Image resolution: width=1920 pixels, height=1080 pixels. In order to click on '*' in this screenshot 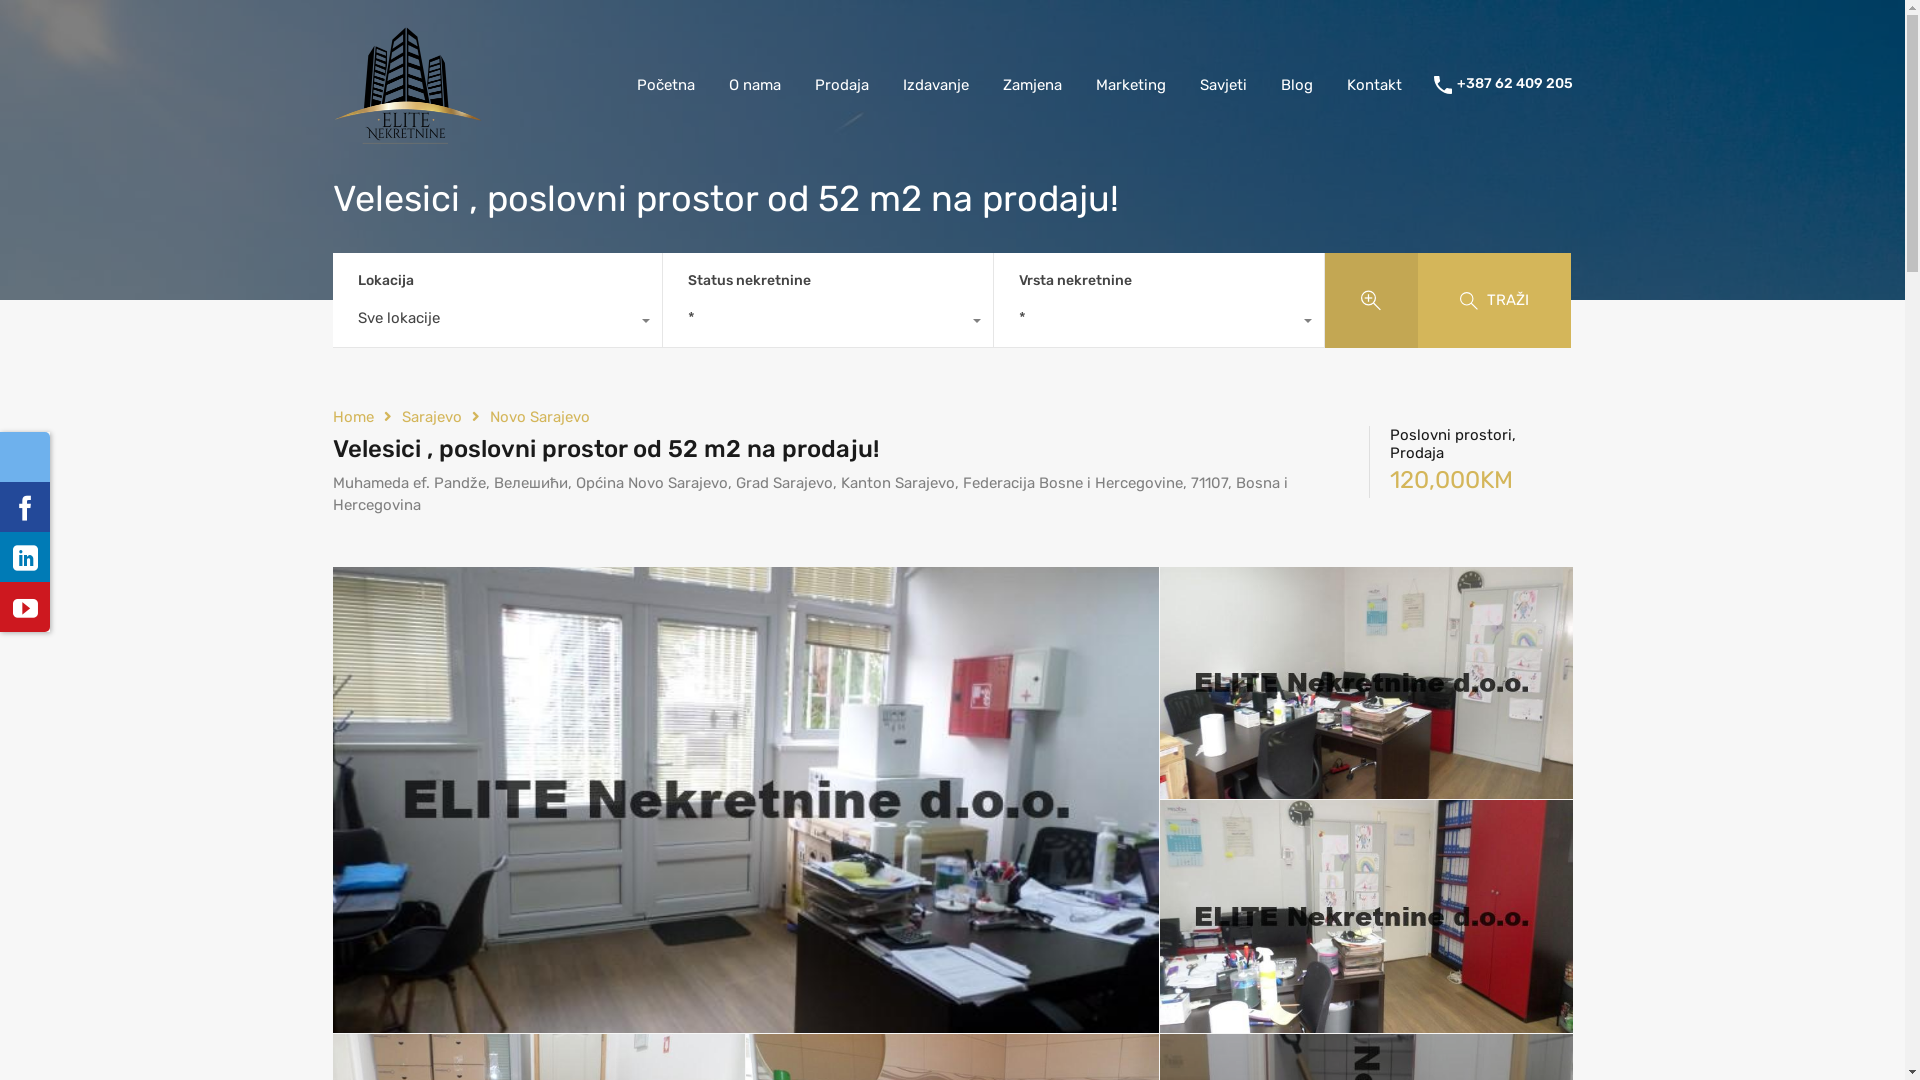, I will do `click(828, 322)`.